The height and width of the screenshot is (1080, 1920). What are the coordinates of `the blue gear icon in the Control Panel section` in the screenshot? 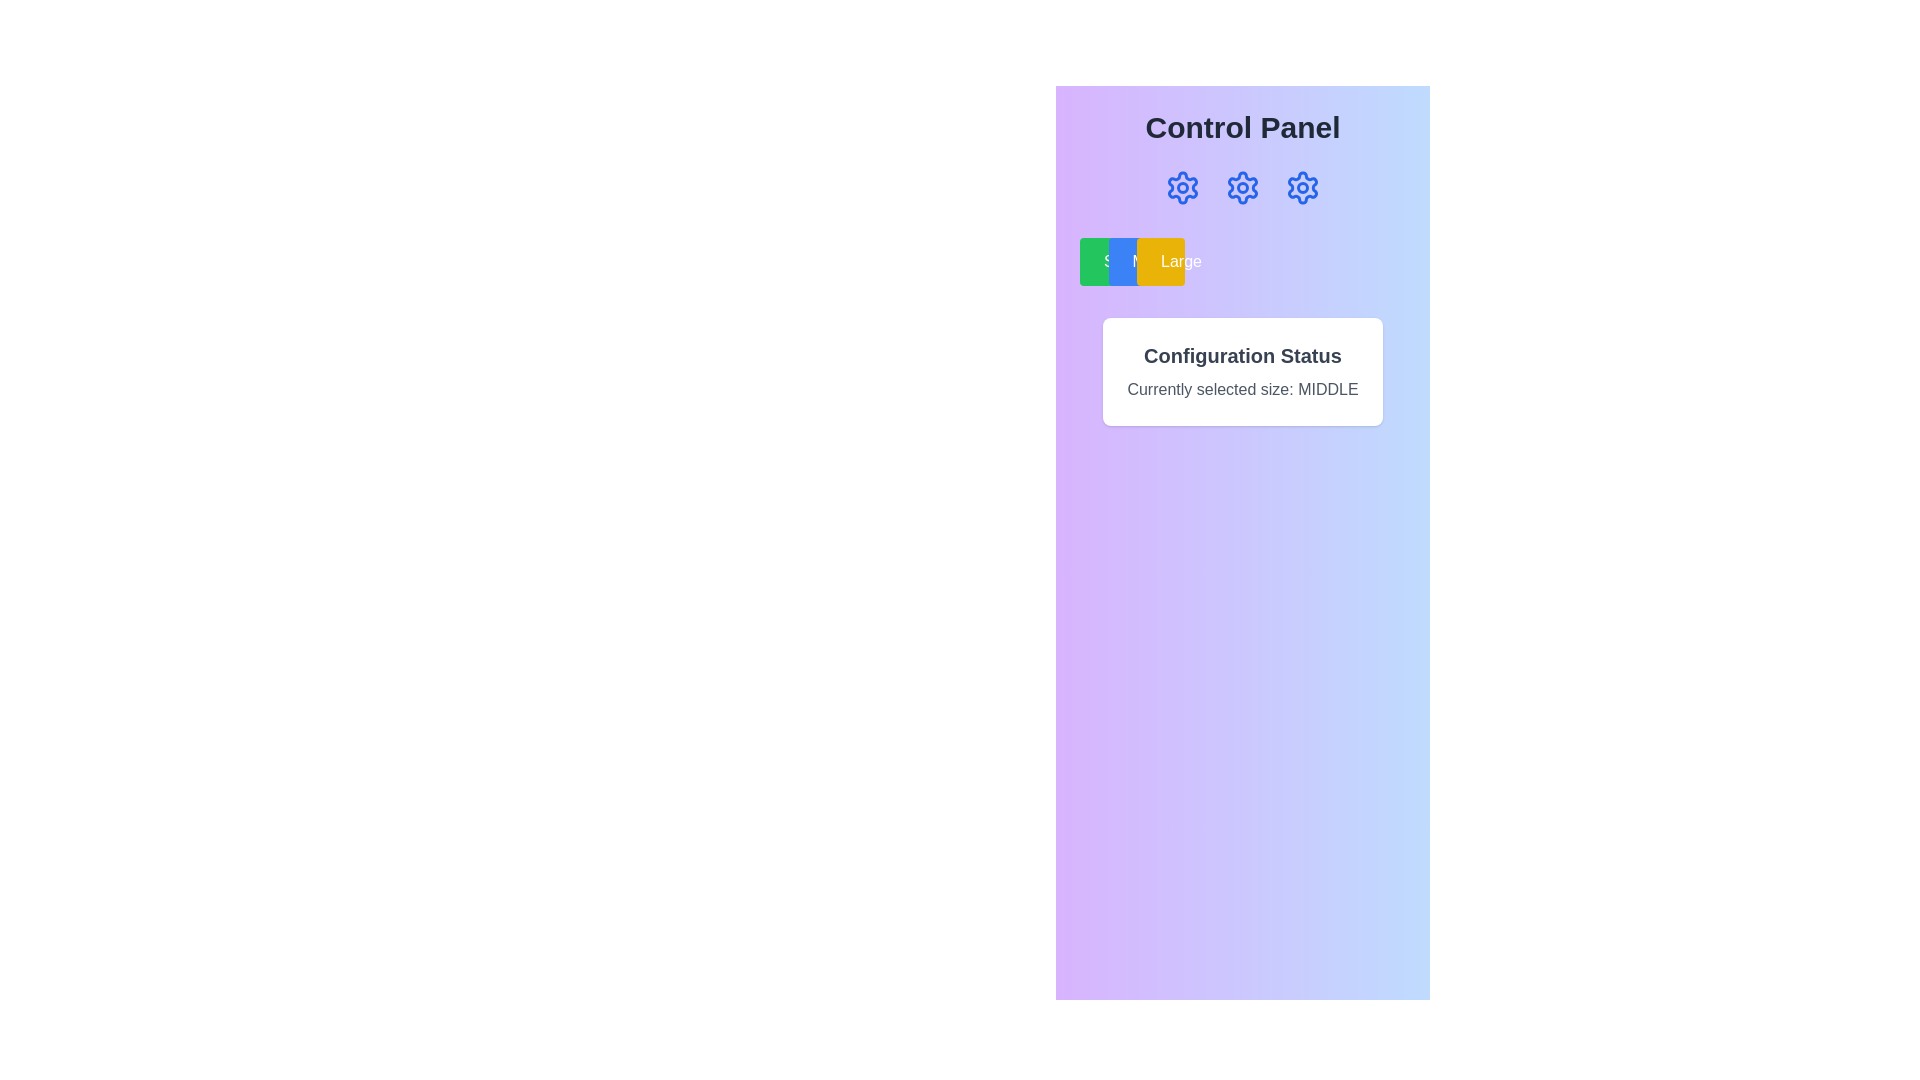 It's located at (1302, 188).